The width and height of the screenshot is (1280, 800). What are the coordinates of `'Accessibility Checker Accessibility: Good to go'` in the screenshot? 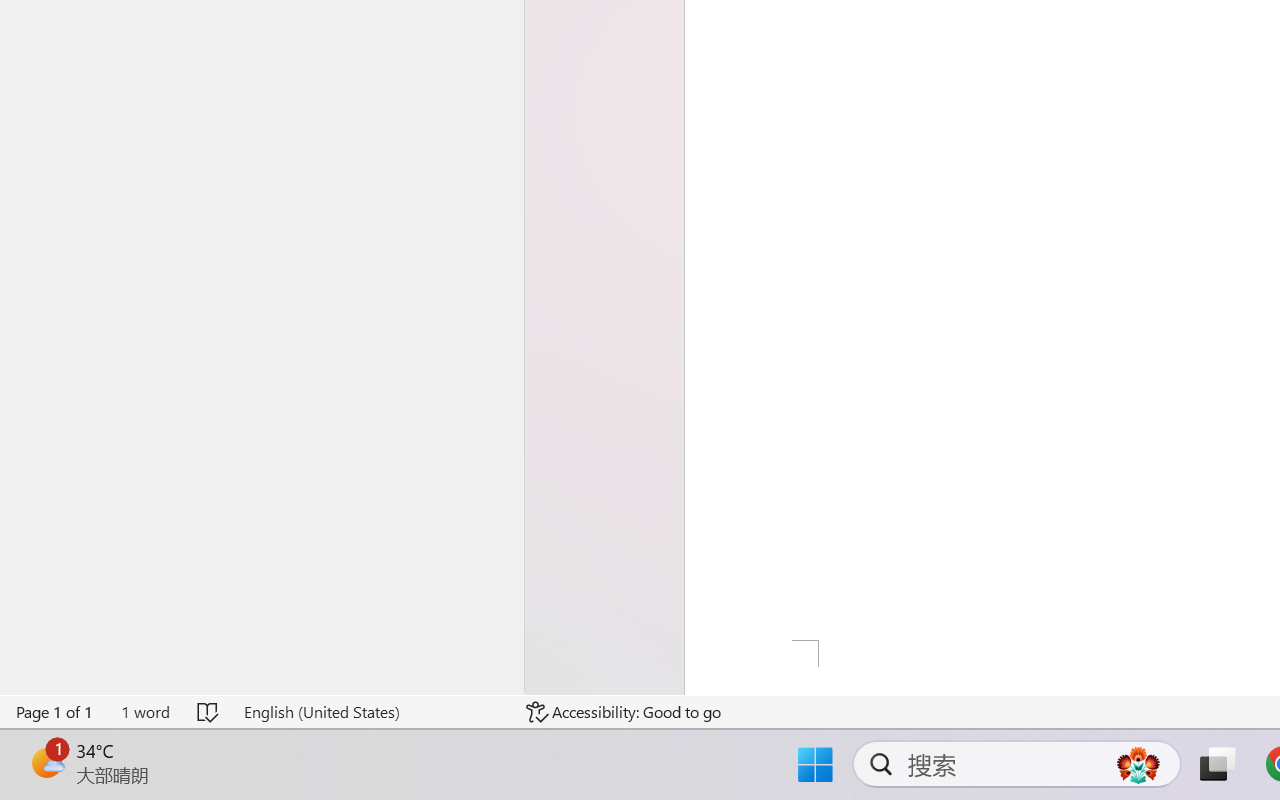 It's located at (623, 711).